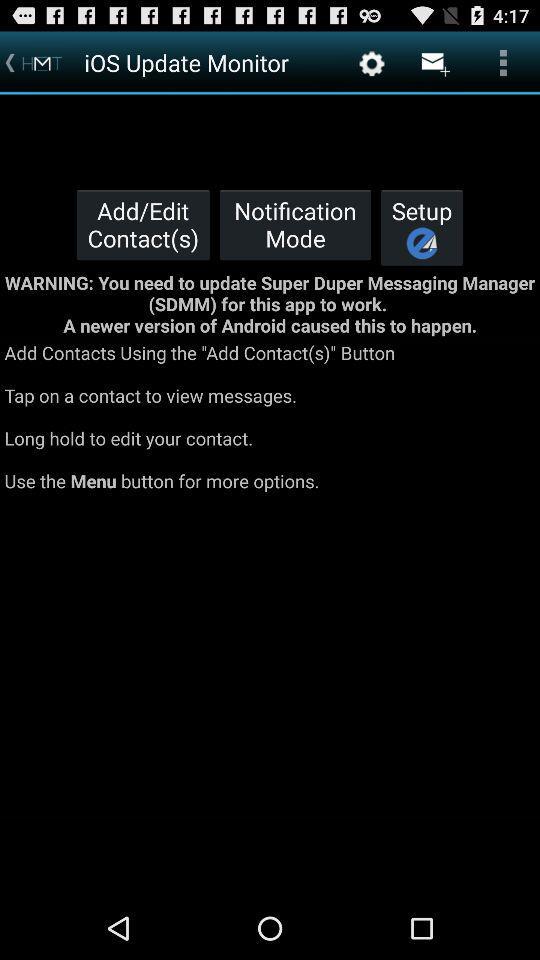 The width and height of the screenshot is (540, 960). Describe the element at coordinates (294, 224) in the screenshot. I see `icon to the right of the add edit contact button` at that location.